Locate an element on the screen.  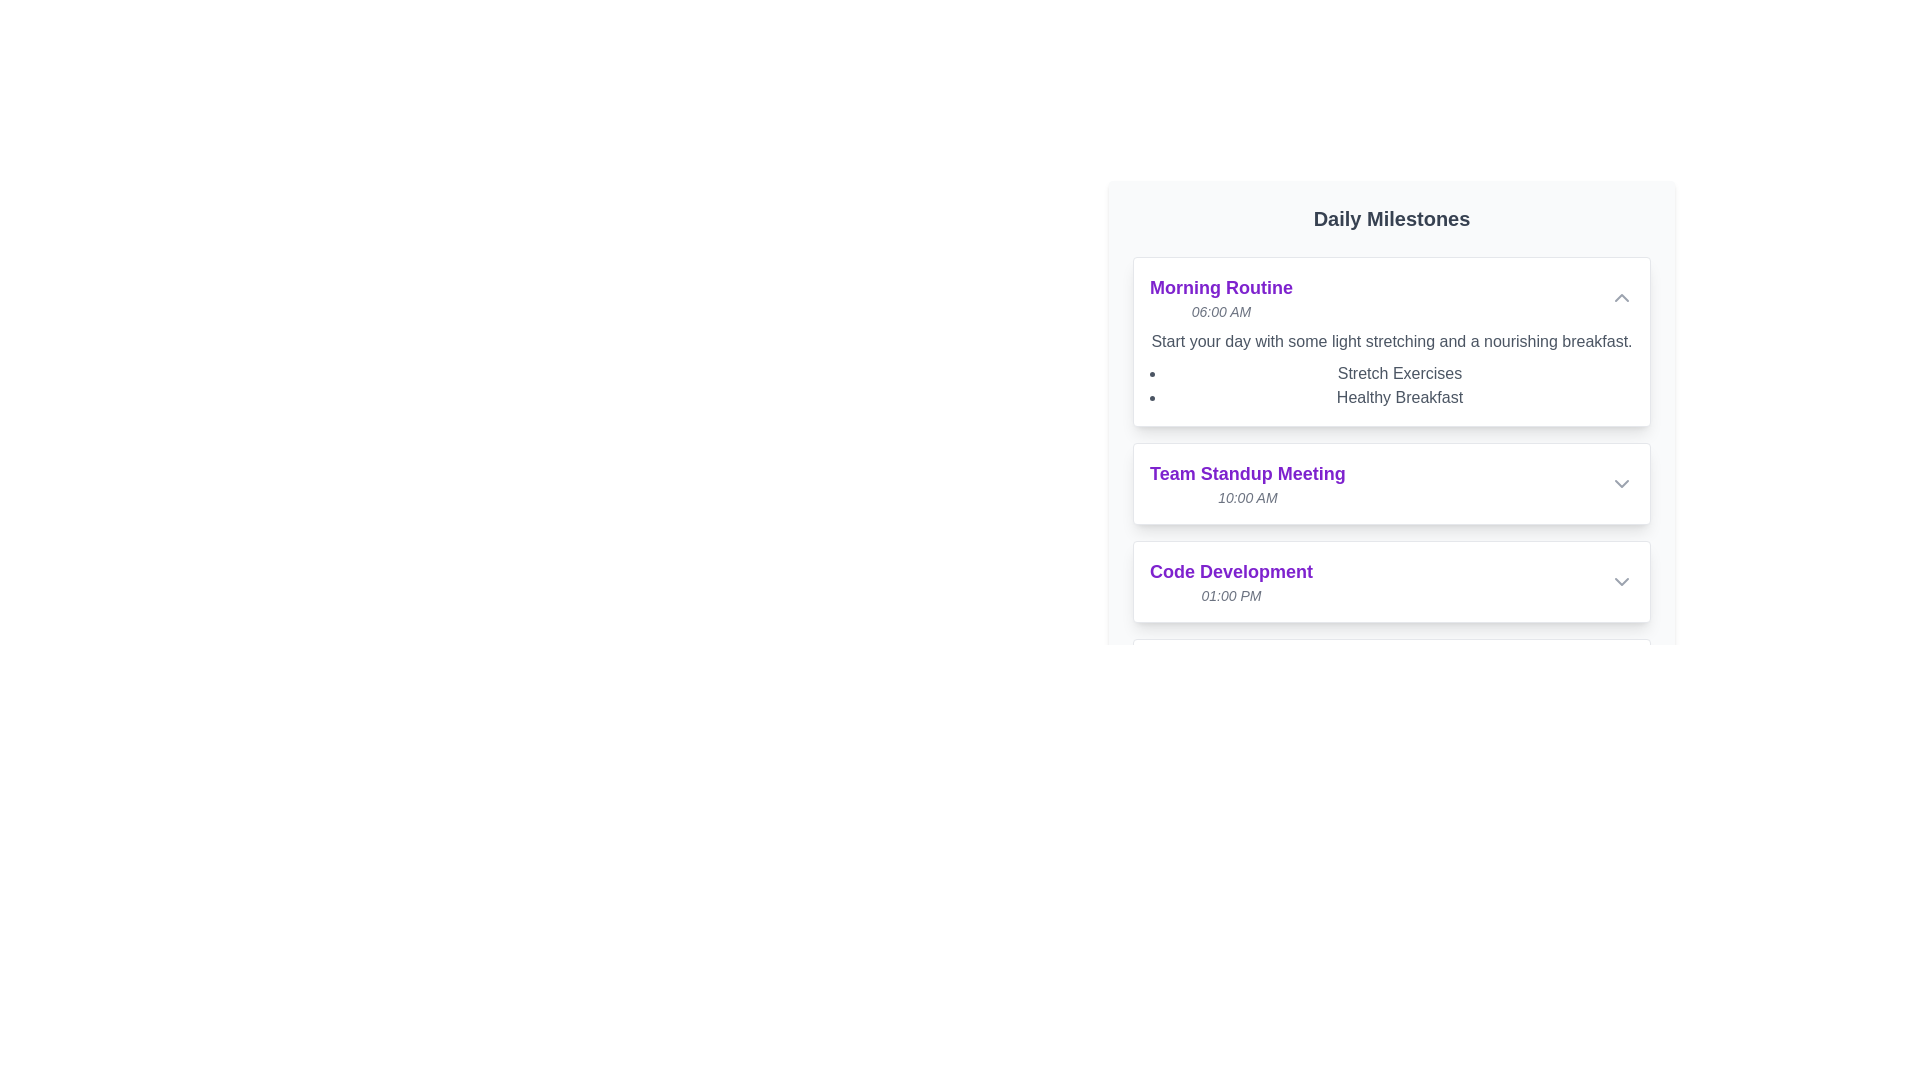
the interactive control button for collapsing or hiding the 'Morning Routine' section is located at coordinates (1622, 297).